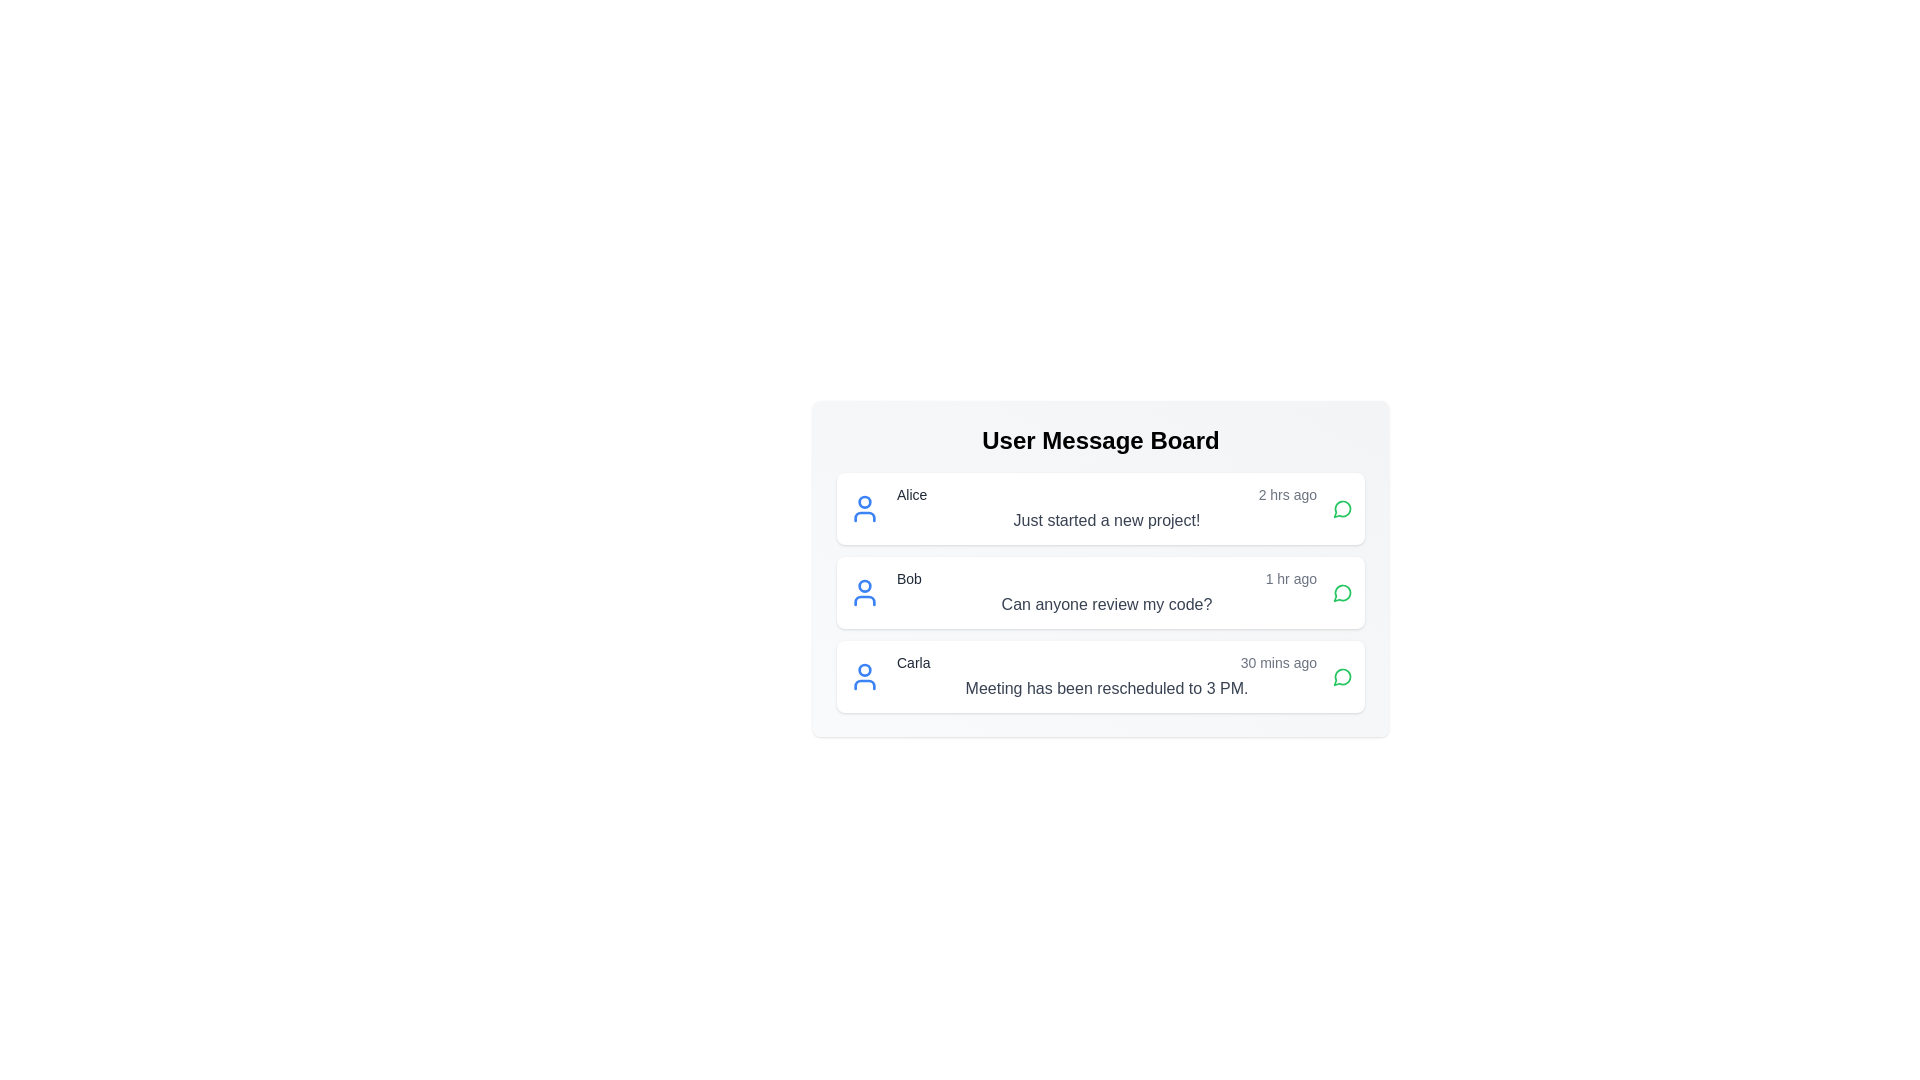 The height and width of the screenshot is (1080, 1920). What do you see at coordinates (864, 592) in the screenshot?
I see `the user icon corresponding to Bob` at bounding box center [864, 592].